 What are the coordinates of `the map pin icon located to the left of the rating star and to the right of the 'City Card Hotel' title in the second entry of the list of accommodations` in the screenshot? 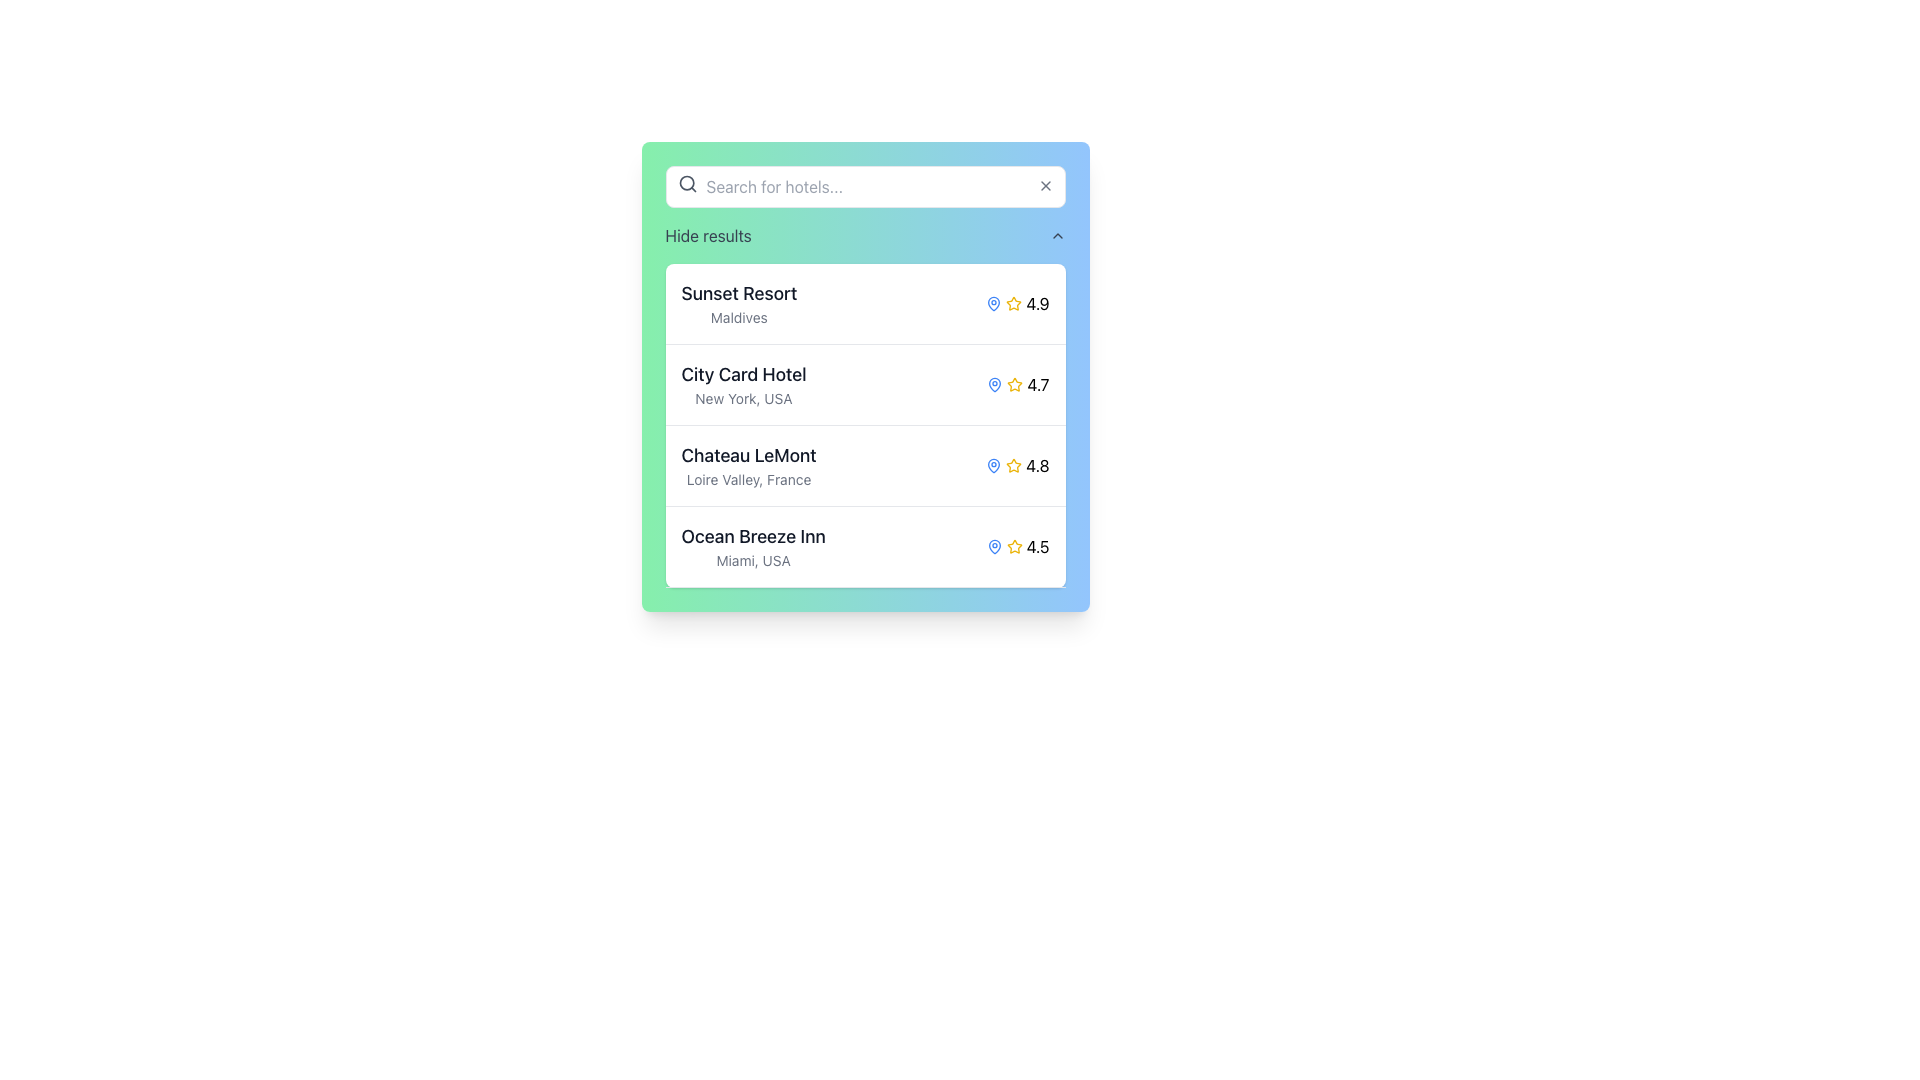 It's located at (995, 385).